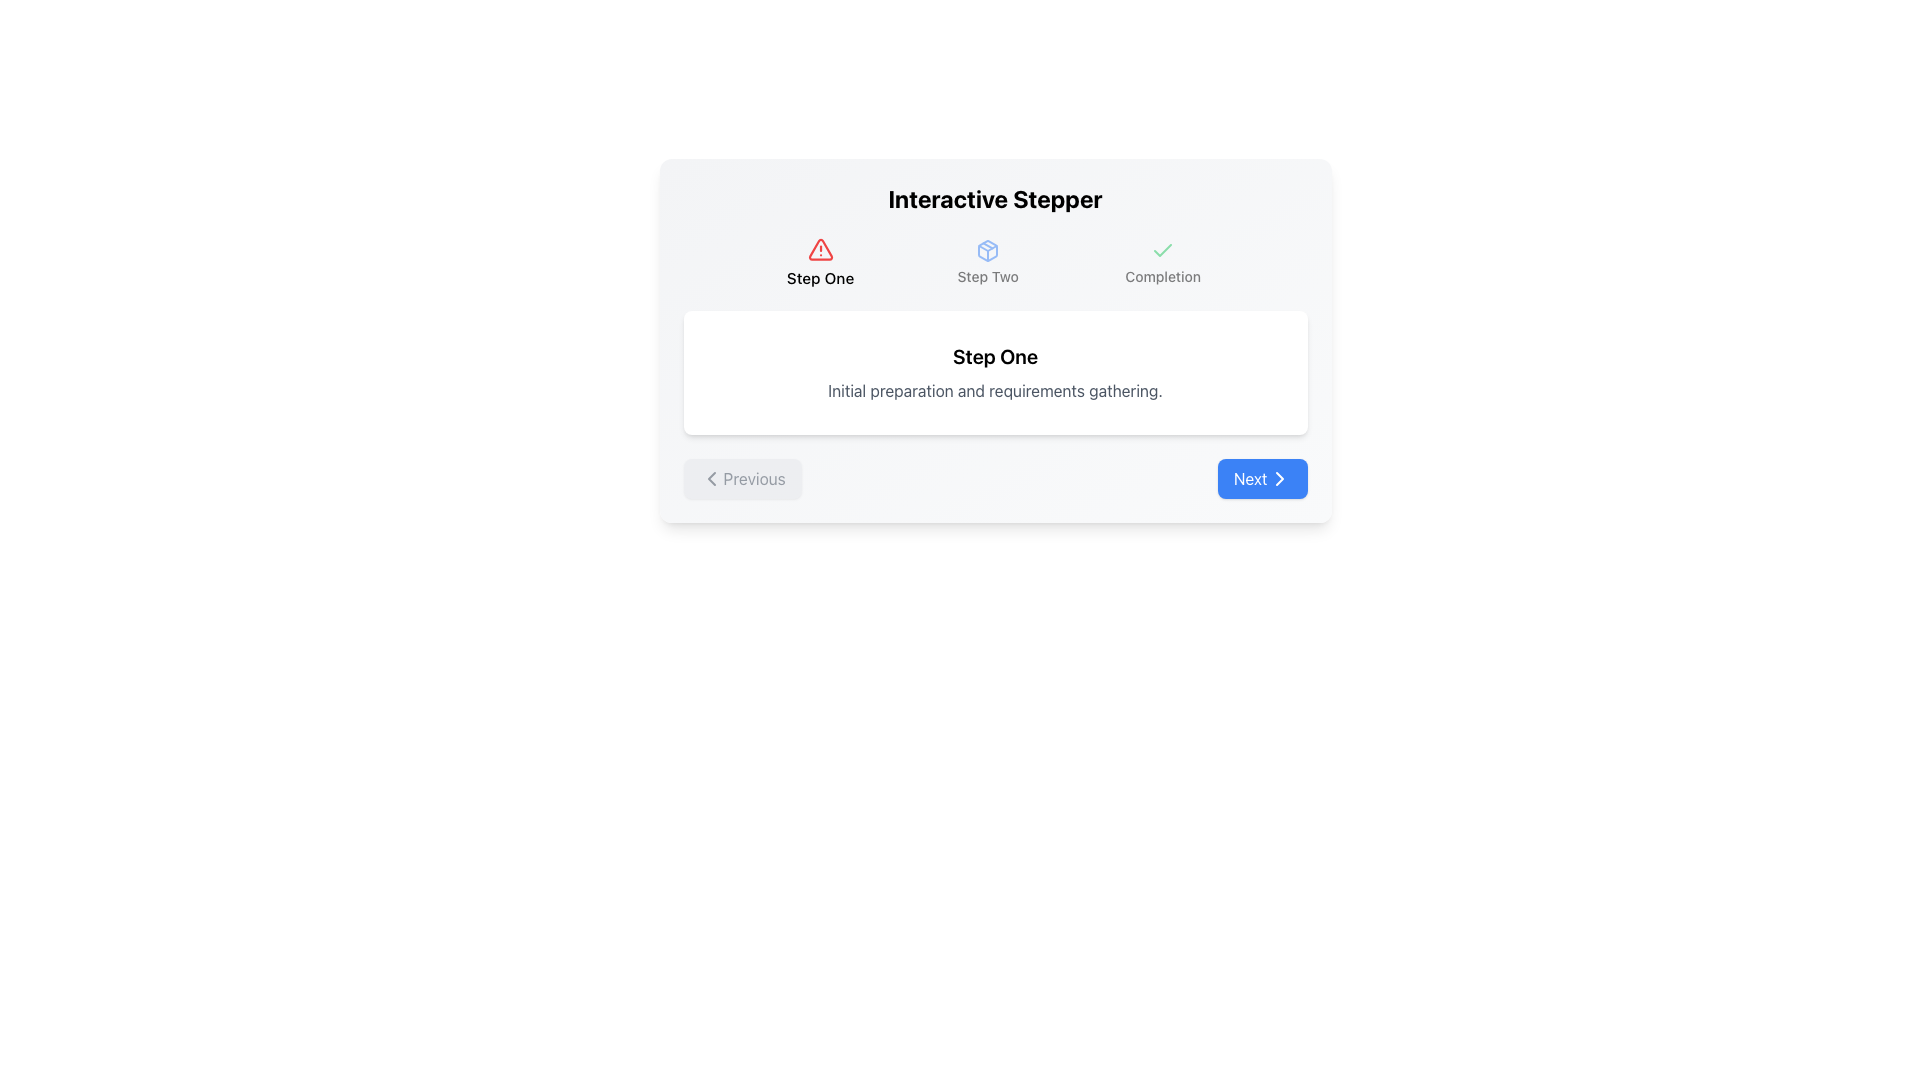 Image resolution: width=1920 pixels, height=1080 pixels. Describe the element at coordinates (995, 261) in the screenshot. I see `the second segment labeled 'Step Two' in the horizontal stepper navigation indicator to highlight it` at that location.